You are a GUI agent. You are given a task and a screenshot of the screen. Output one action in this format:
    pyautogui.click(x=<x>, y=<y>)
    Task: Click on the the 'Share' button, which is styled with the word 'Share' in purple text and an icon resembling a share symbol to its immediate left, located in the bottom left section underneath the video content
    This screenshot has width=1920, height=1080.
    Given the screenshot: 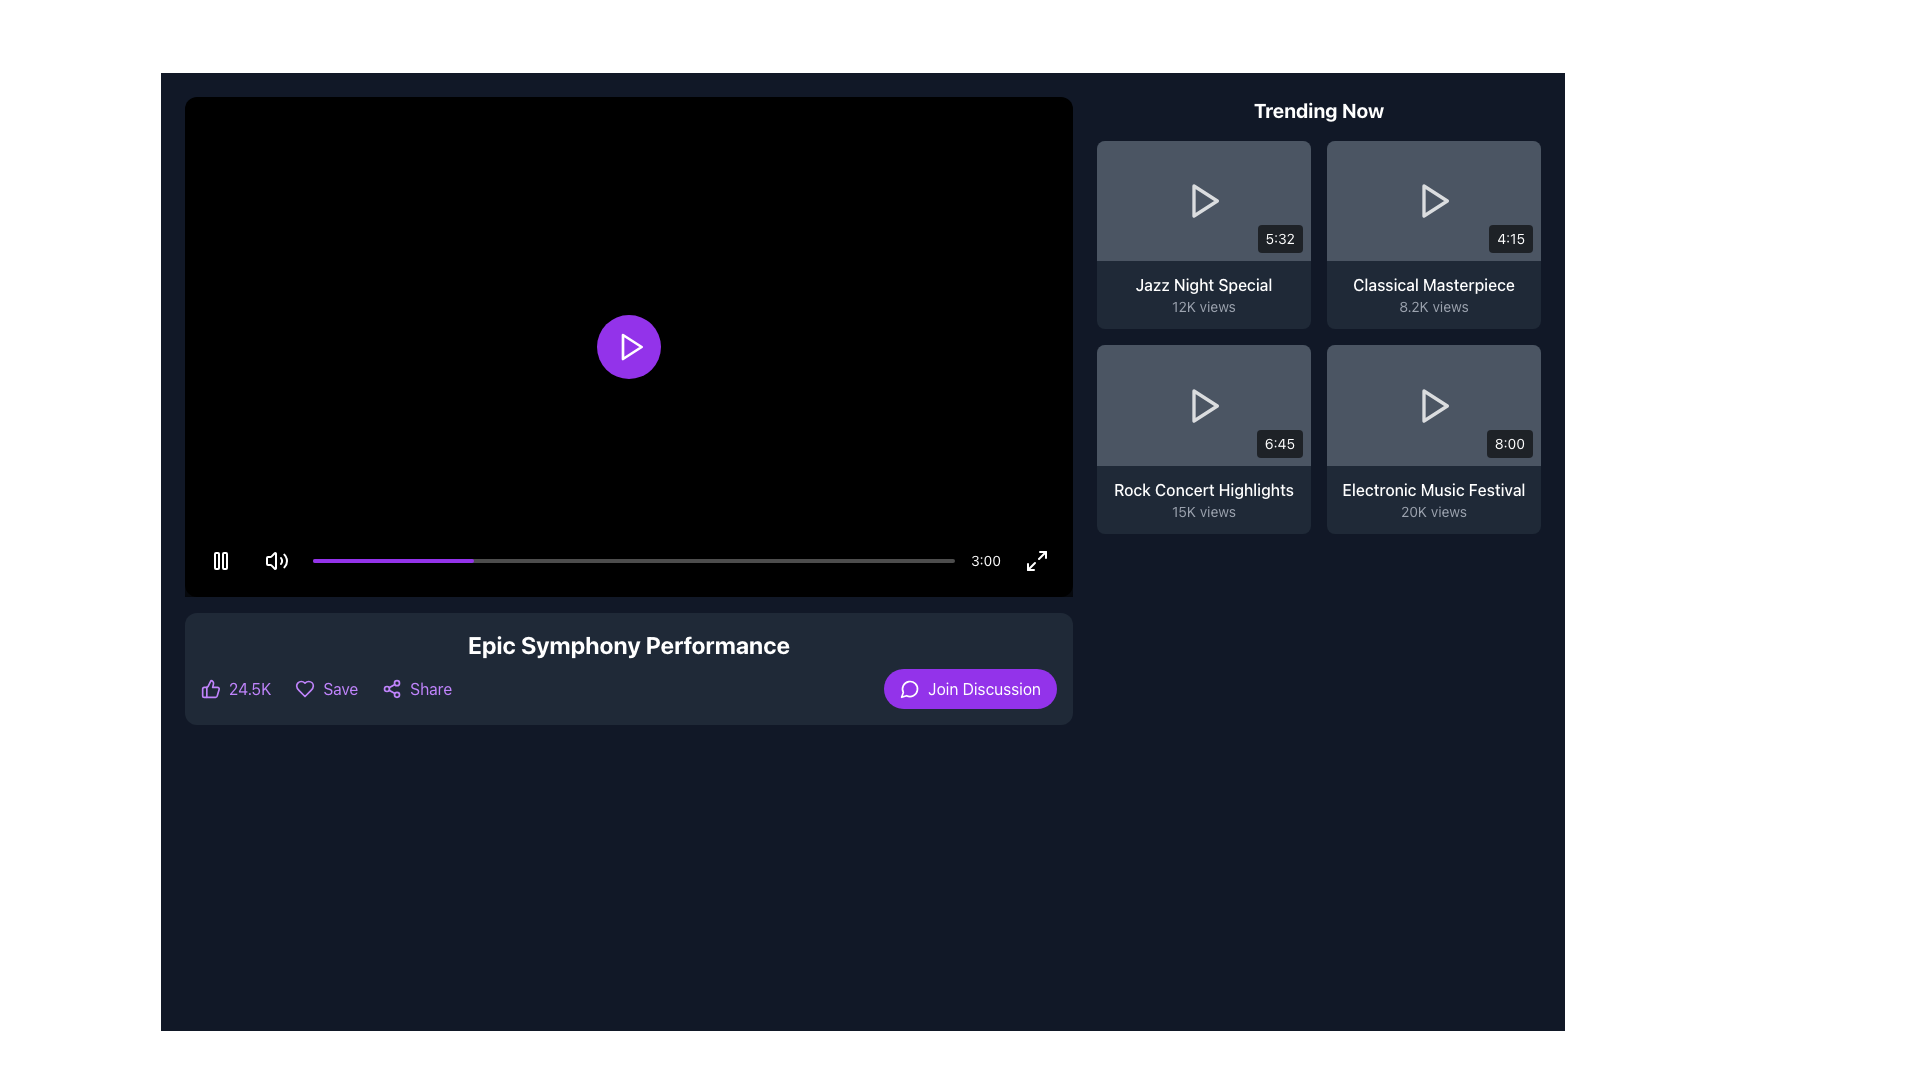 What is the action you would take?
    pyautogui.click(x=416, y=687)
    